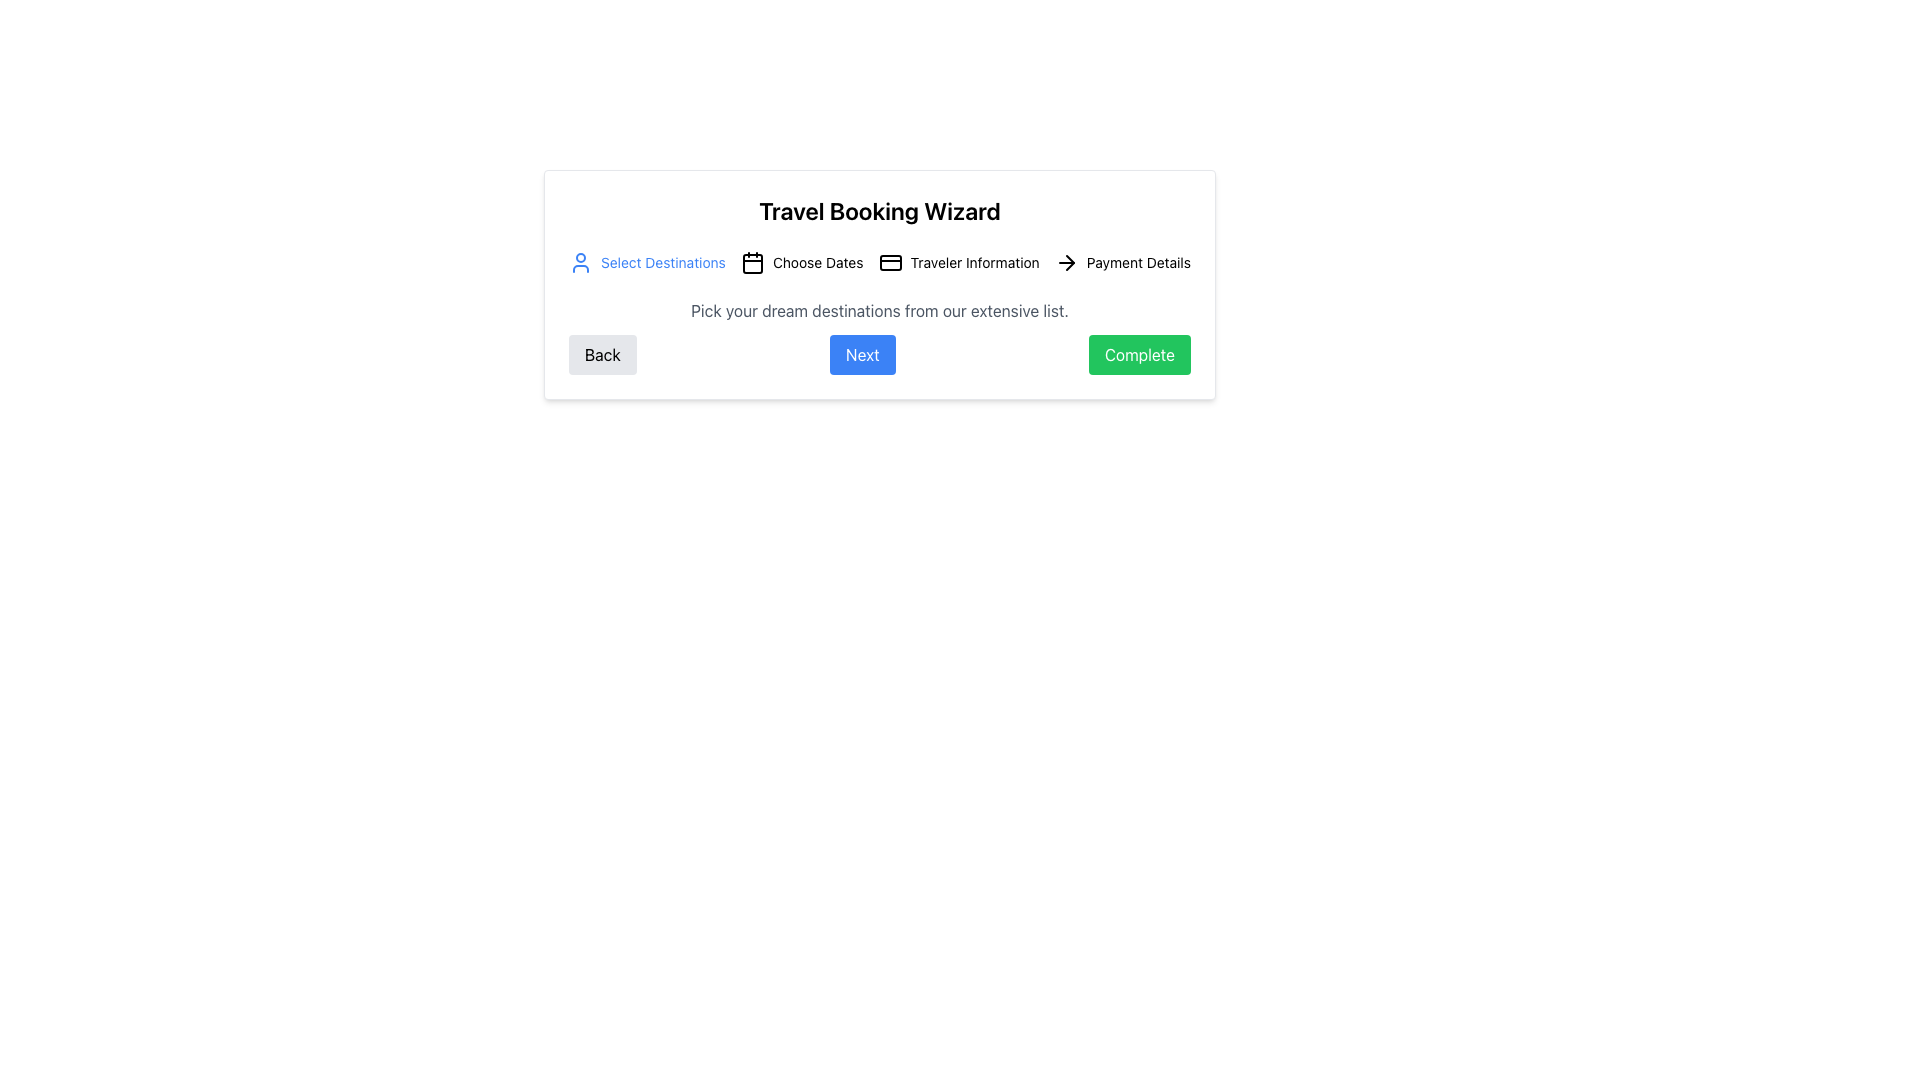 The height and width of the screenshot is (1080, 1920). I want to click on the calendar box element, which is a rectangle with slightly rounded corners, centered within the larger calendar icon, so click(752, 262).